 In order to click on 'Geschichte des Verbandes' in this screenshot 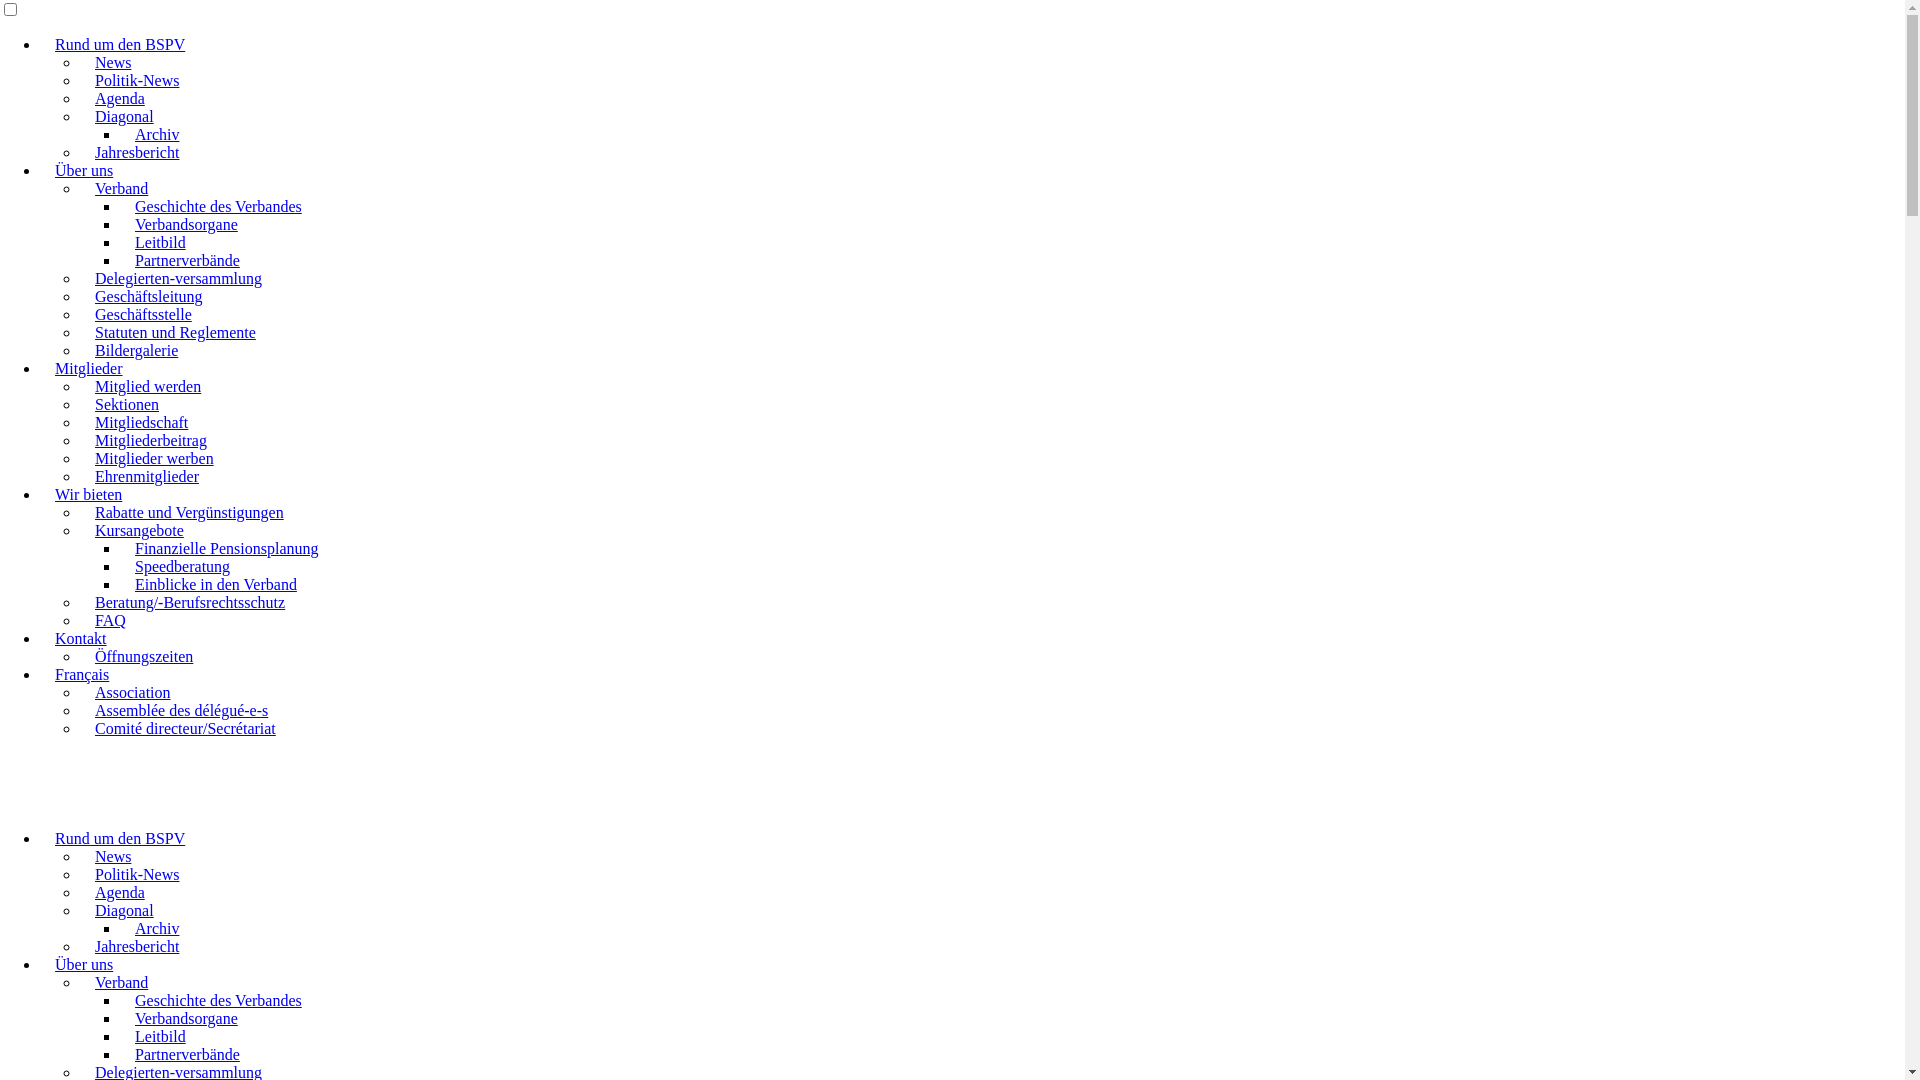, I will do `click(218, 1000)`.